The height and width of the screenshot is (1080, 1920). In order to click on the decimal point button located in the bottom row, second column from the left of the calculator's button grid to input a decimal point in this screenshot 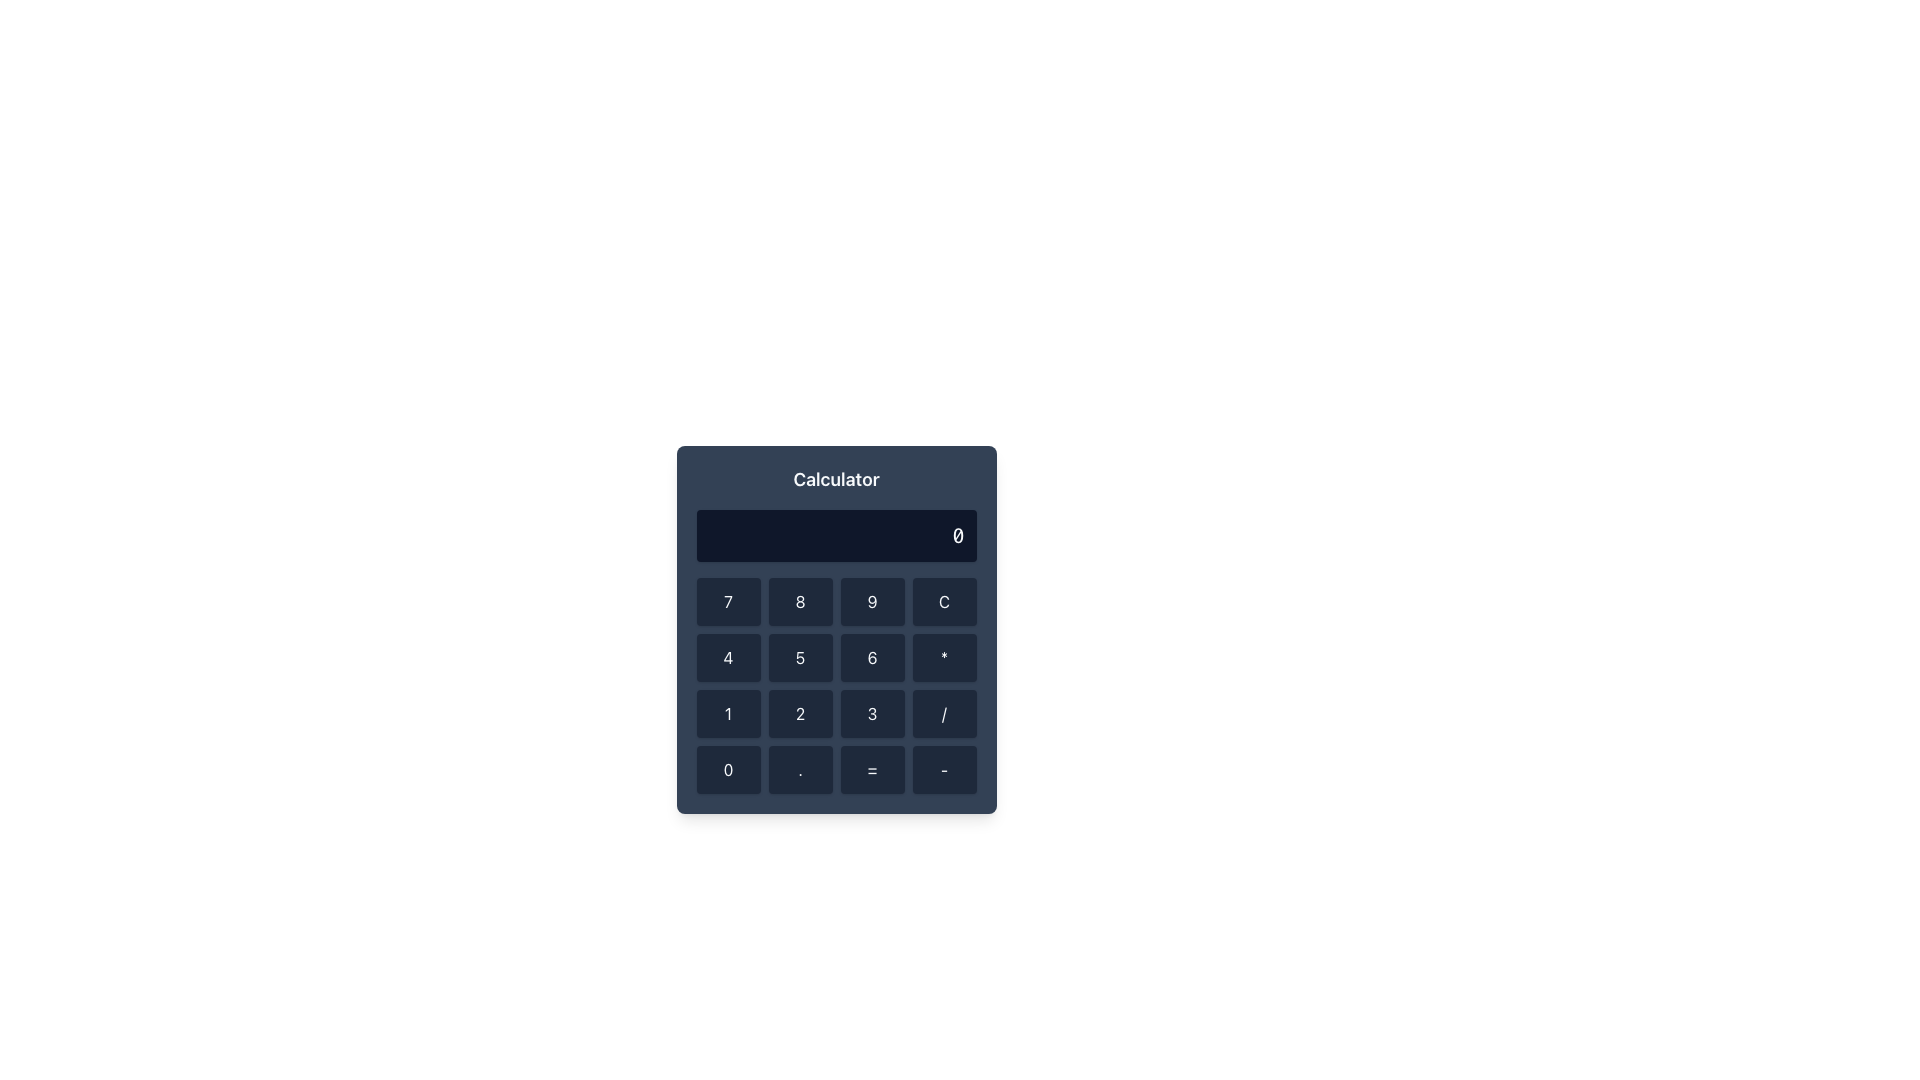, I will do `click(800, 769)`.